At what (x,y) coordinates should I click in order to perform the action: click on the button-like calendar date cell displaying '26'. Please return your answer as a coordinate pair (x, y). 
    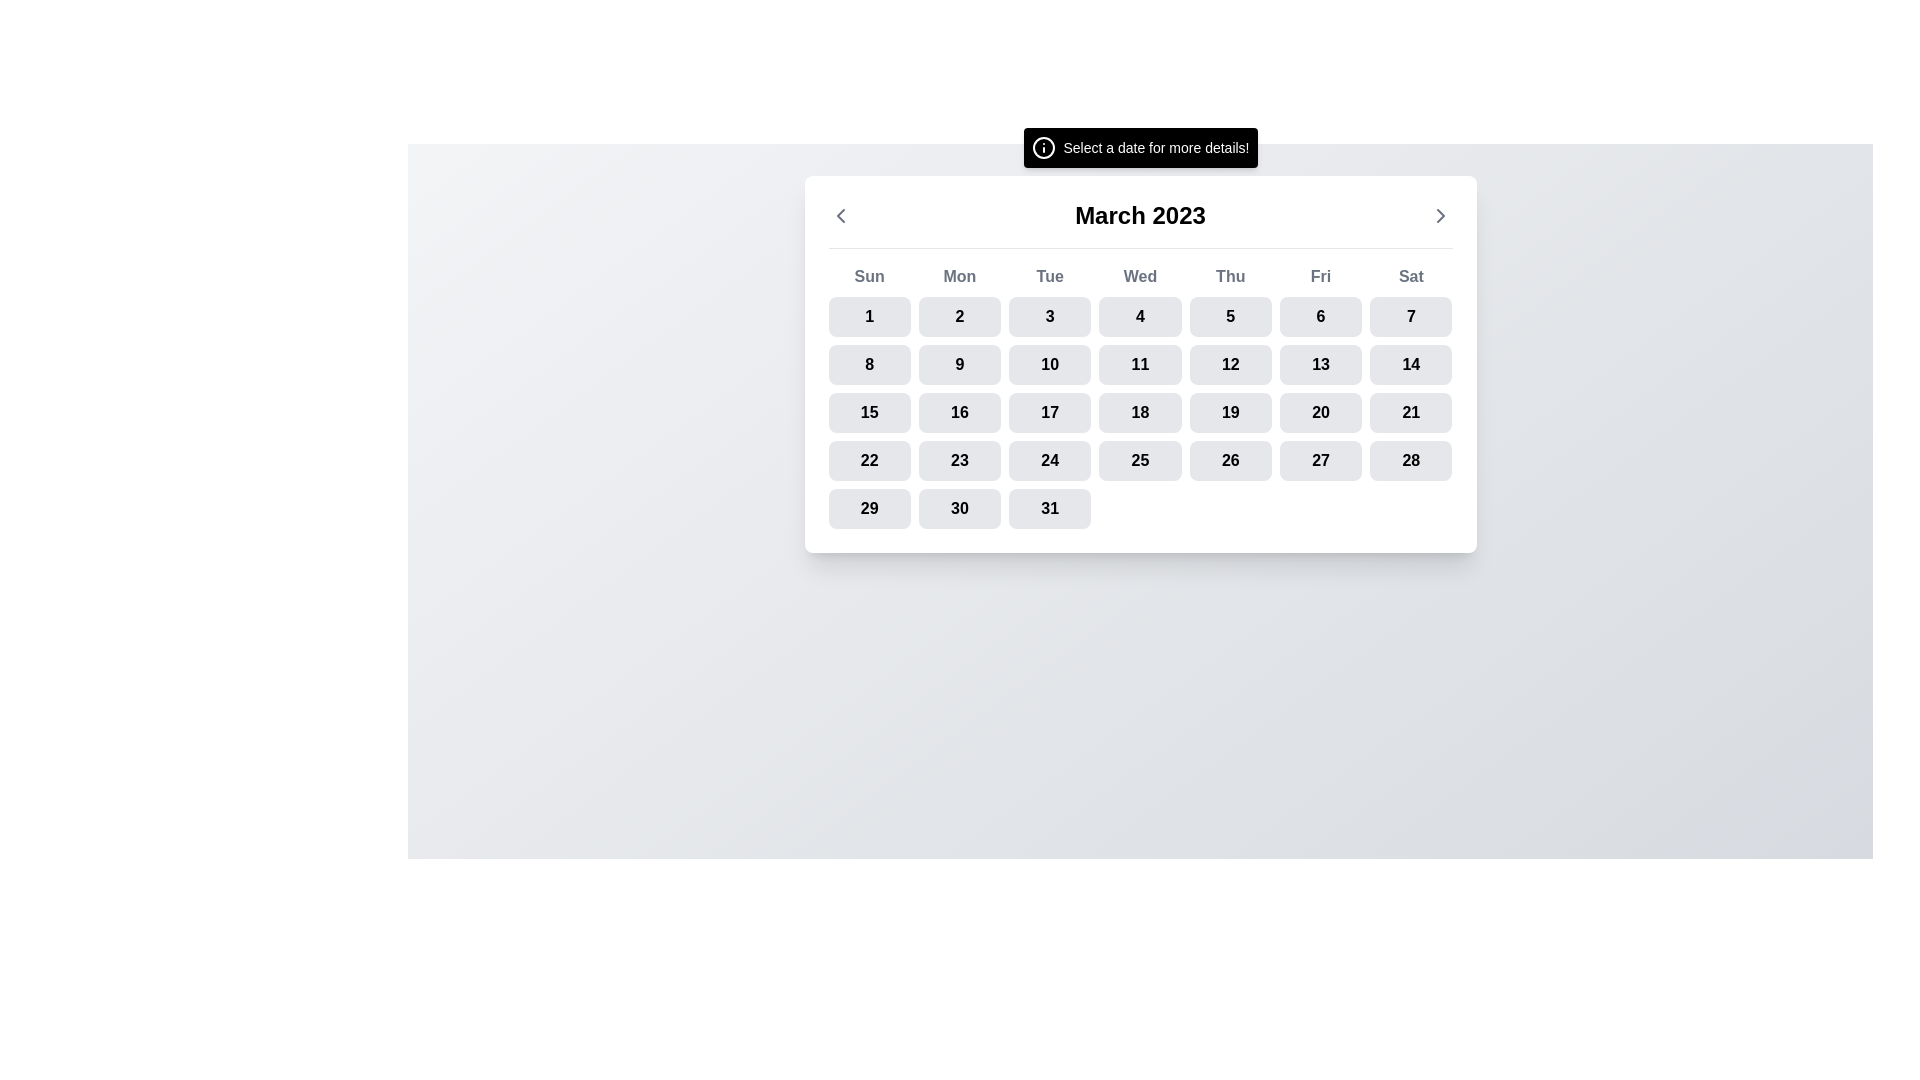
    Looking at the image, I should click on (1229, 461).